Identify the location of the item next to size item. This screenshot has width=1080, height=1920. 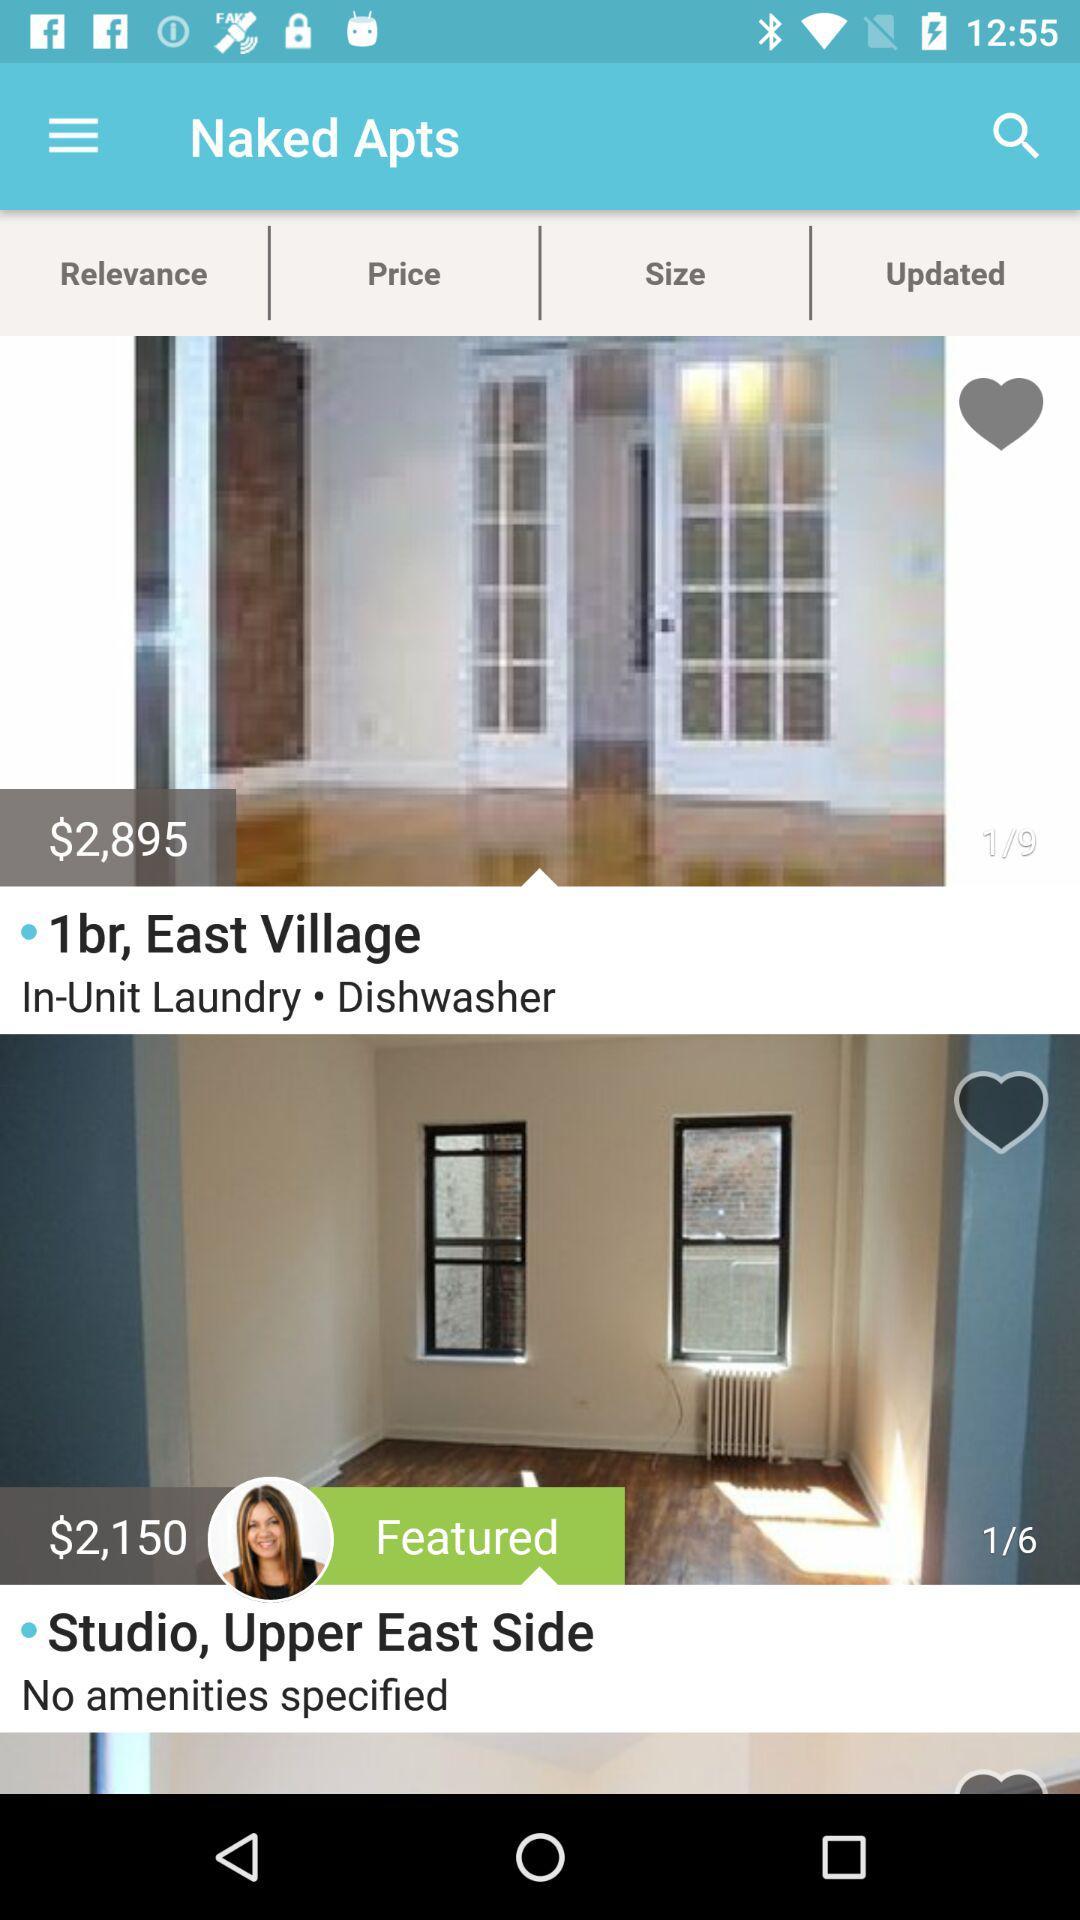
(1017, 135).